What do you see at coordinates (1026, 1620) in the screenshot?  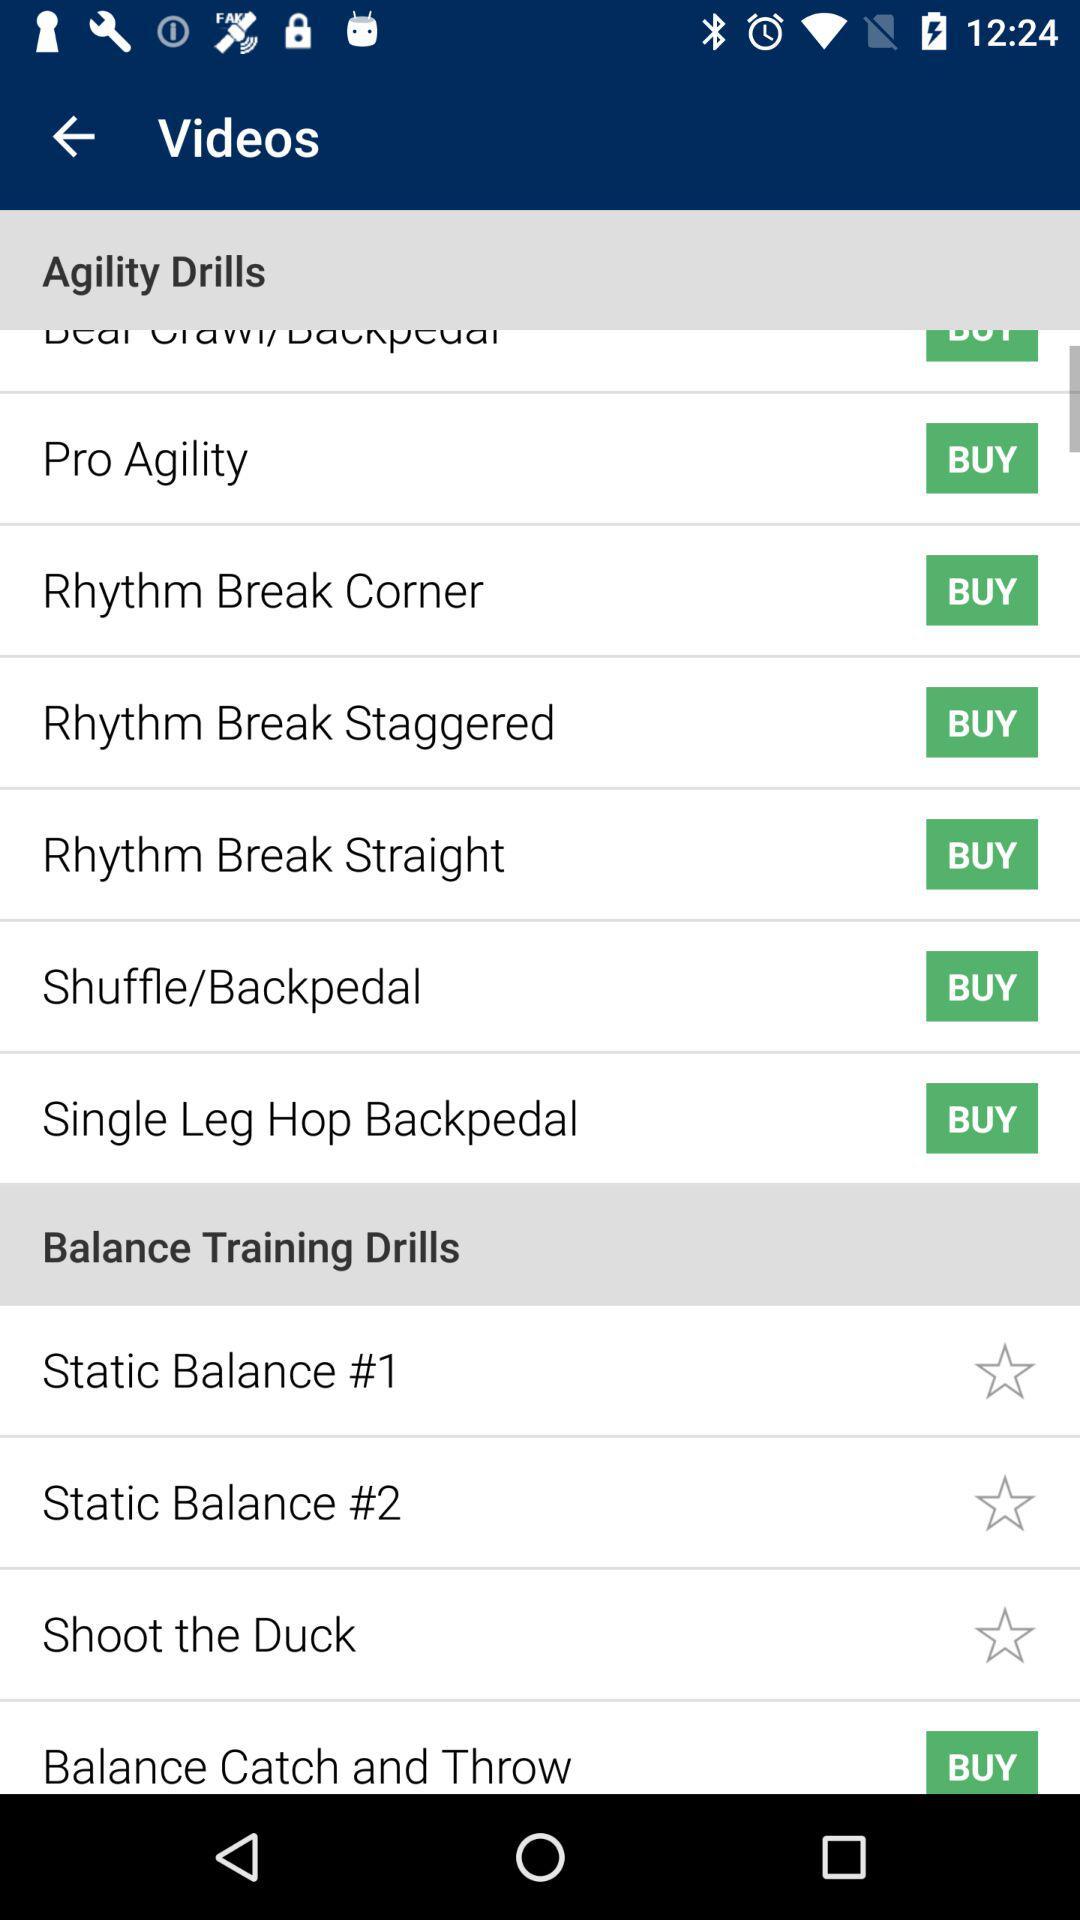 I see `like this item` at bounding box center [1026, 1620].